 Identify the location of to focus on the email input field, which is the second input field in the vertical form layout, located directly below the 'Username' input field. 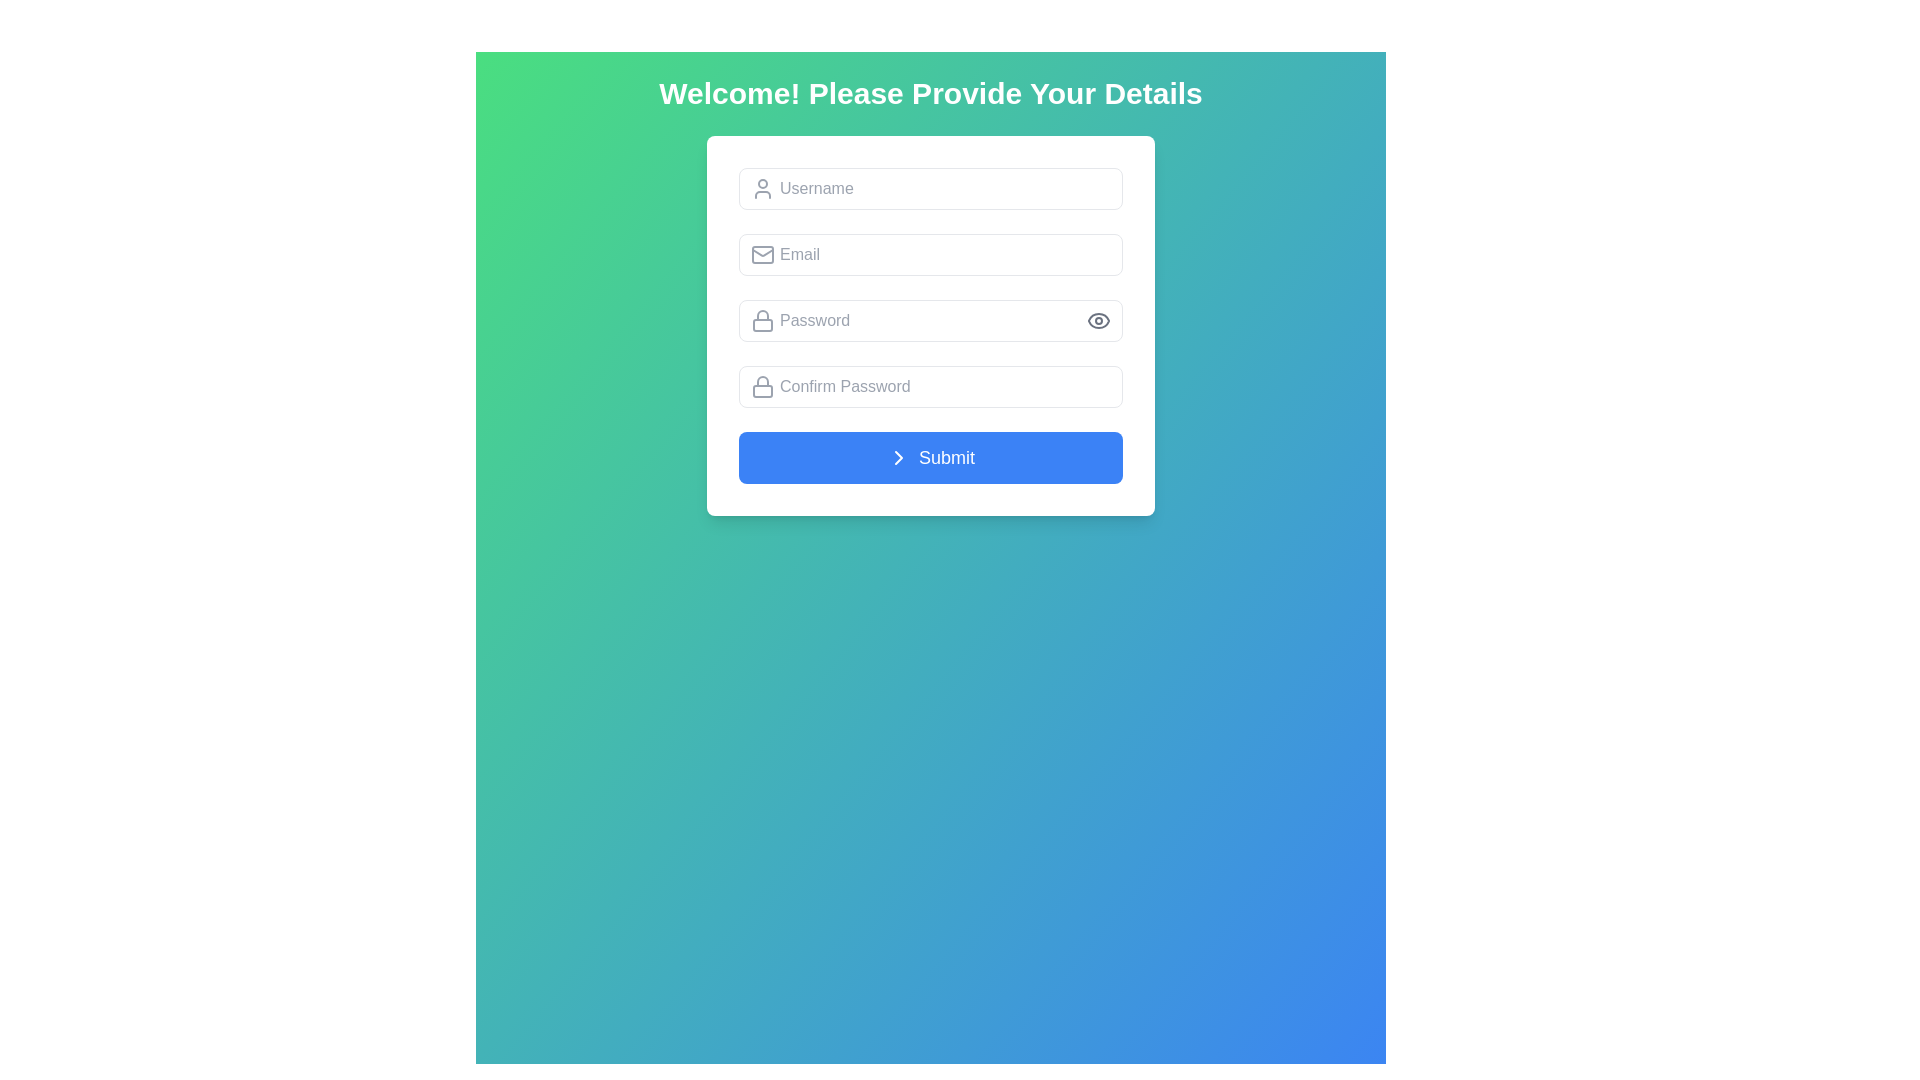
(930, 253).